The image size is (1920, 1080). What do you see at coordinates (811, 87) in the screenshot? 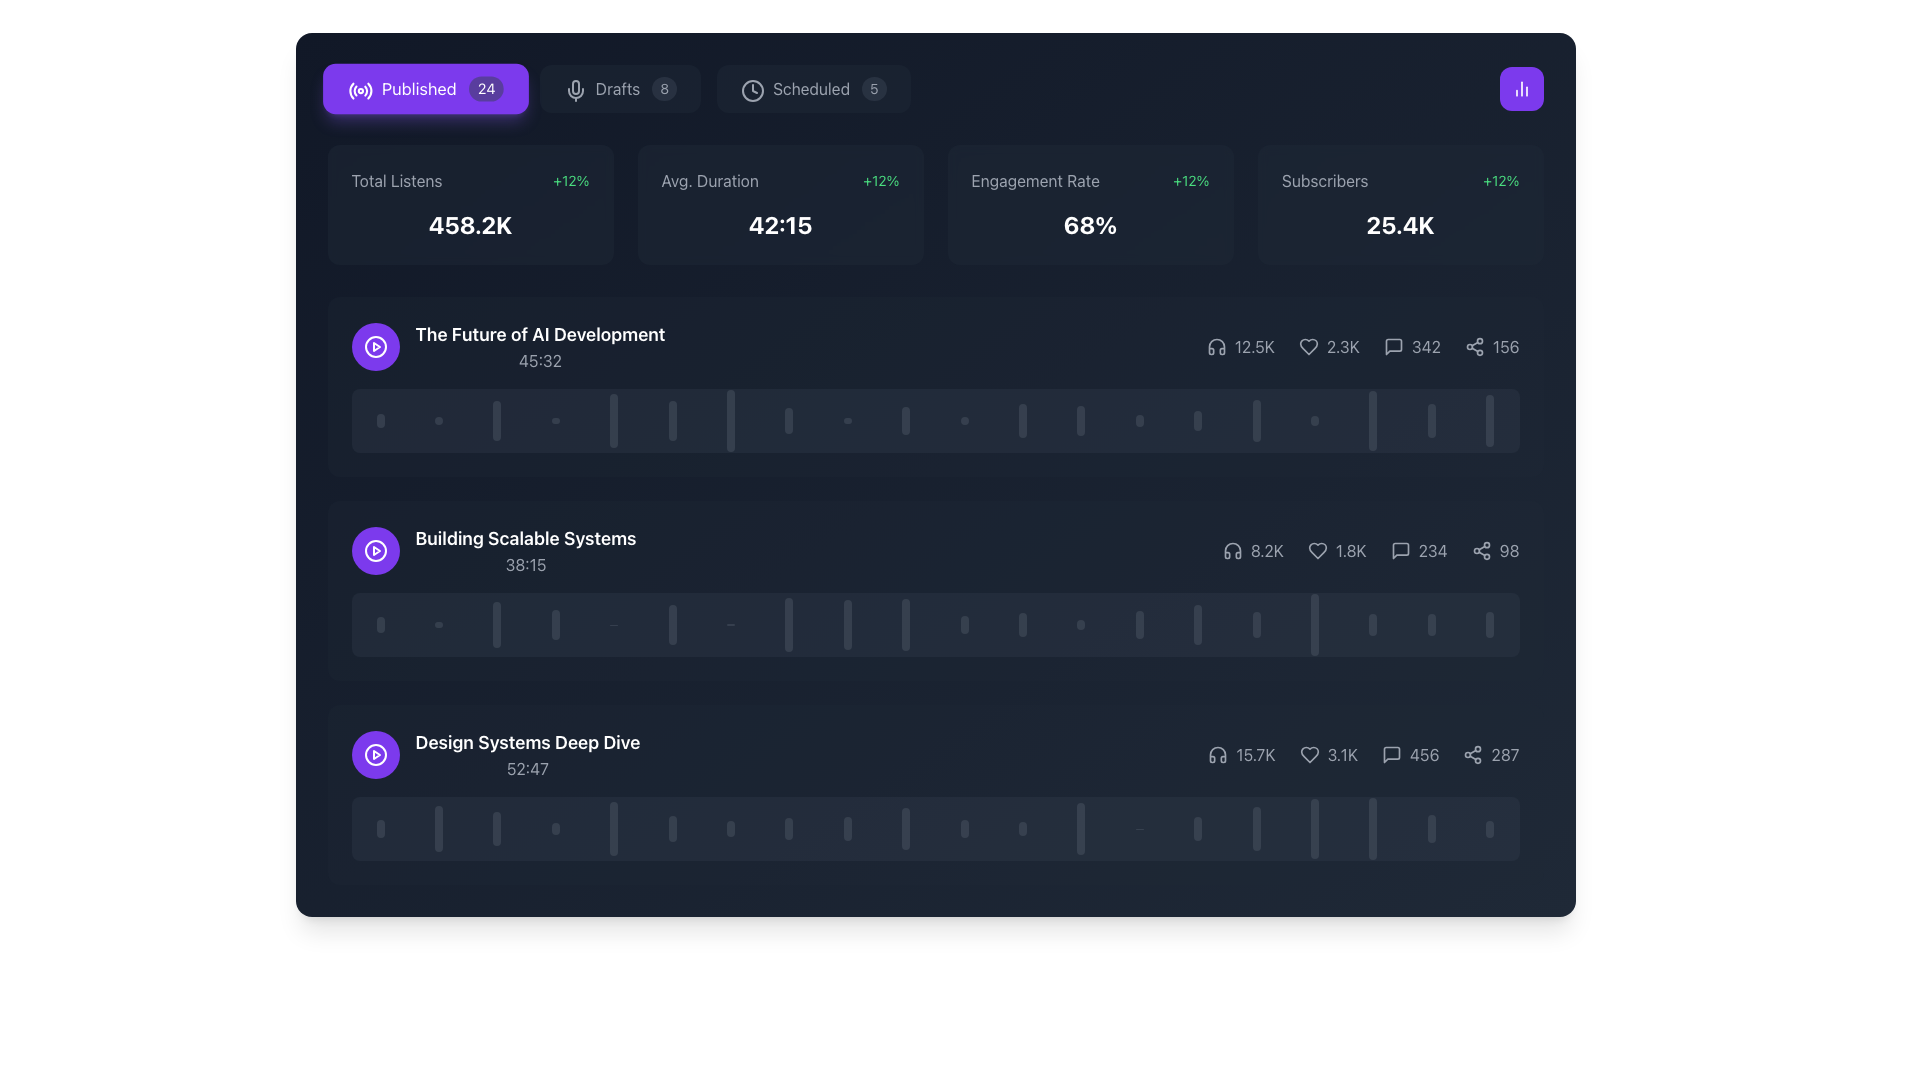
I see `the 'Scheduled' text label, which is part of a button-like structure in the horizontal navigation bar, located to the right of 'Published' and 'Drafts', and immediately before a circular badge with the number '5'` at bounding box center [811, 87].